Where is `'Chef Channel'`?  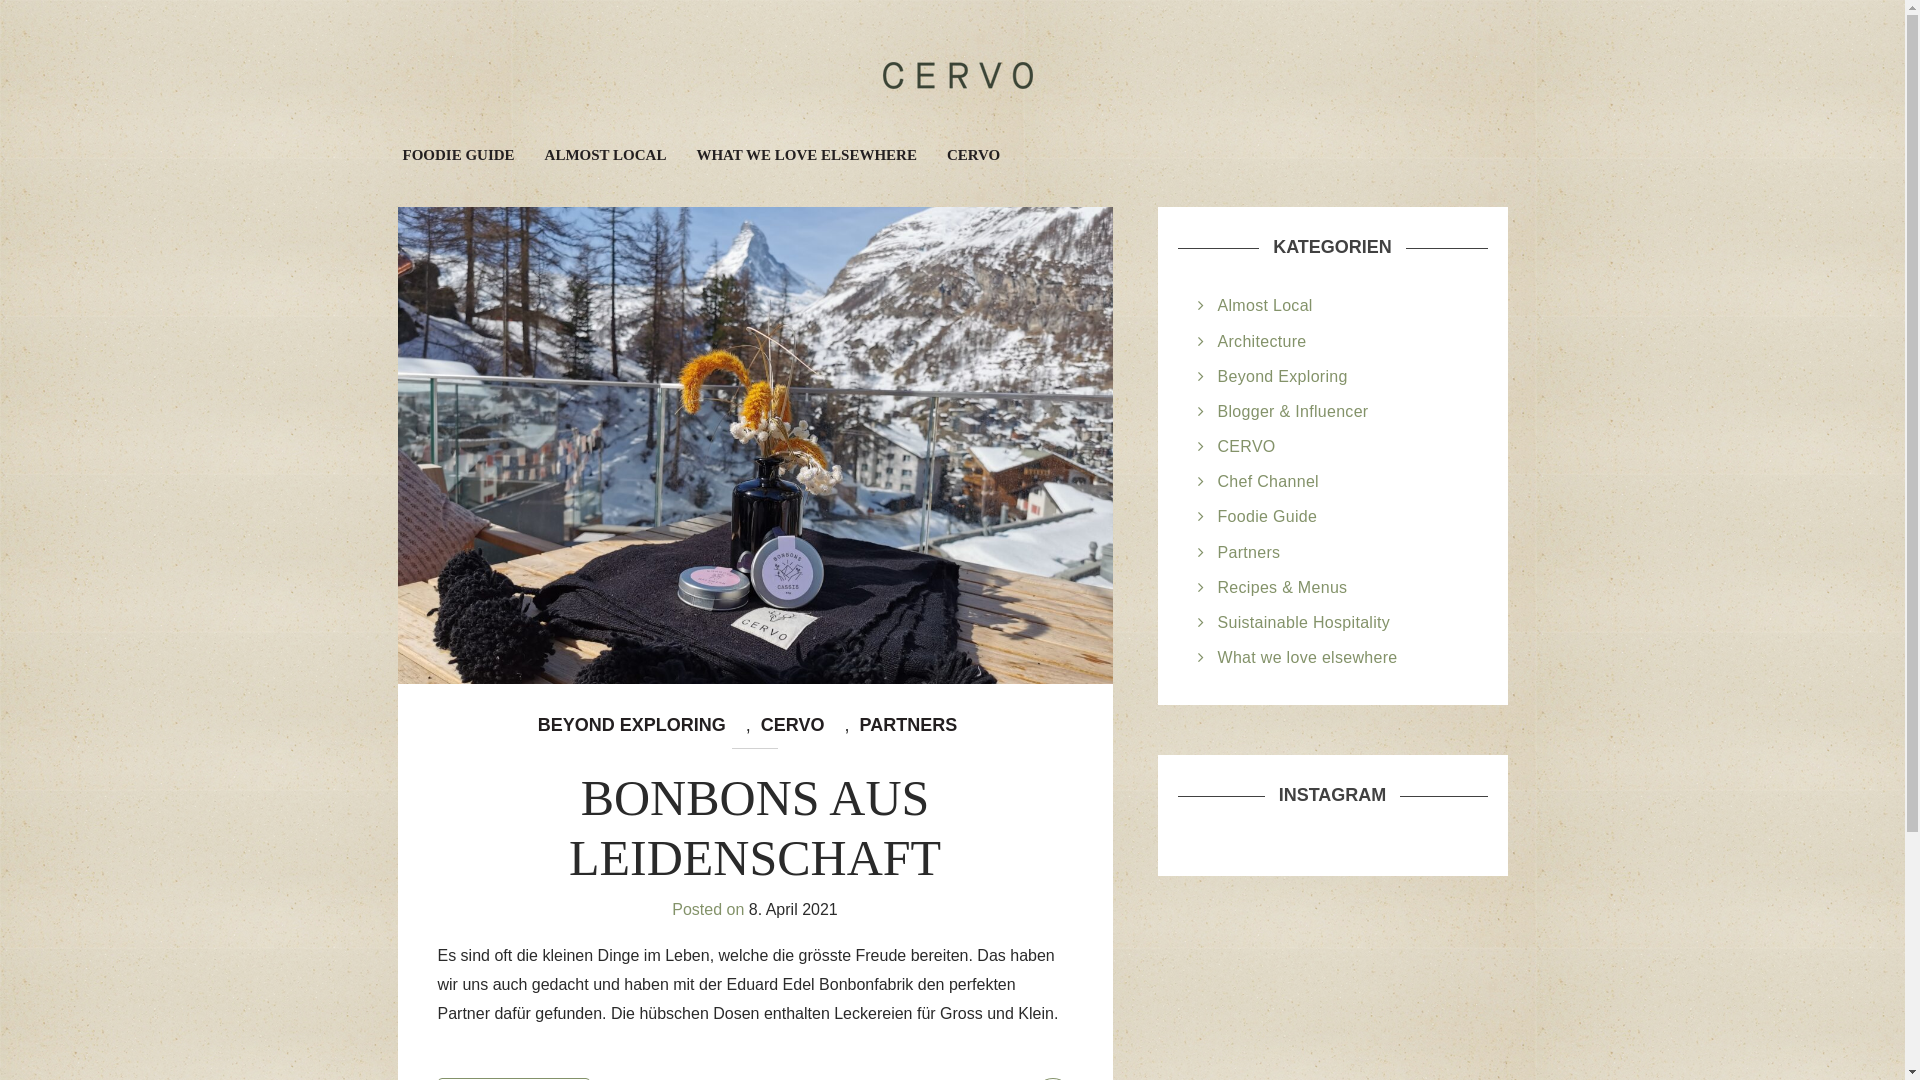
'Chef Channel' is located at coordinates (1267, 481).